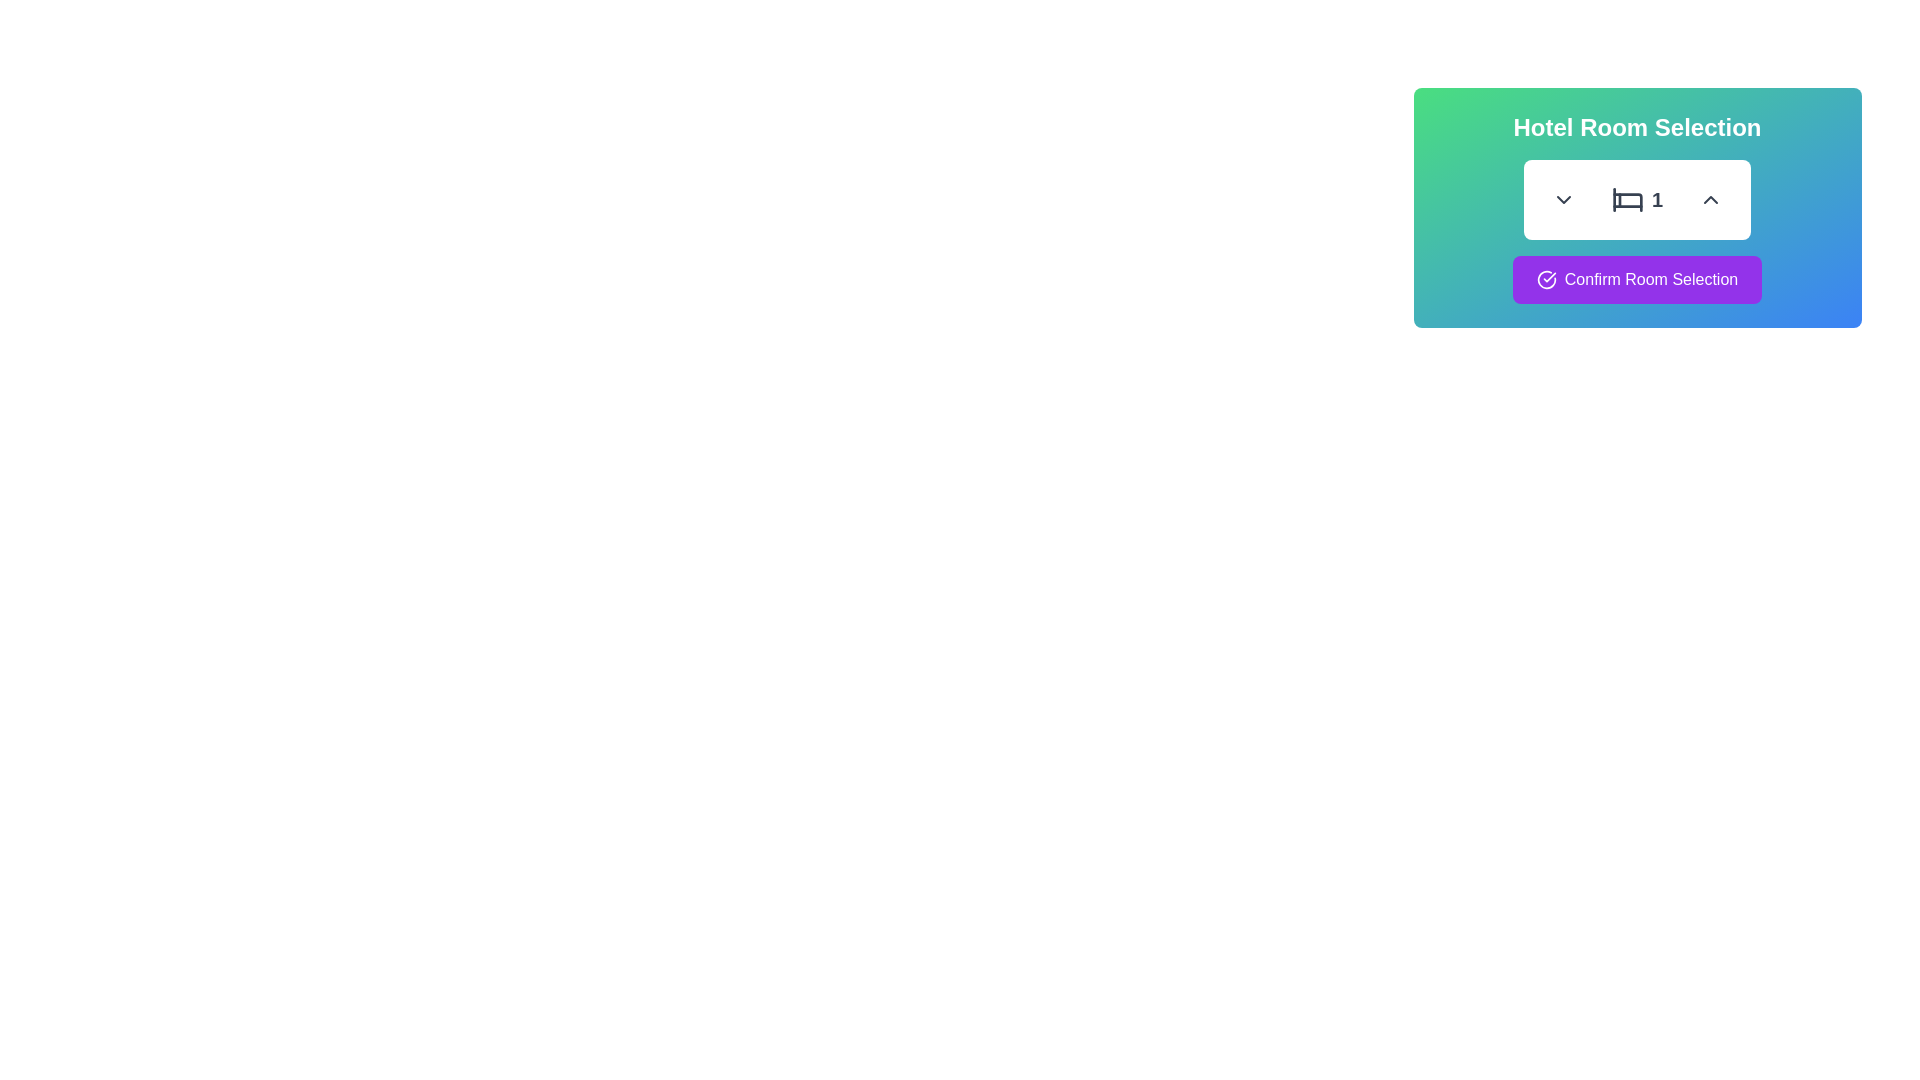  I want to click on the button with a chevron-down icon that decreases a numerical value by, so click(1563, 200).